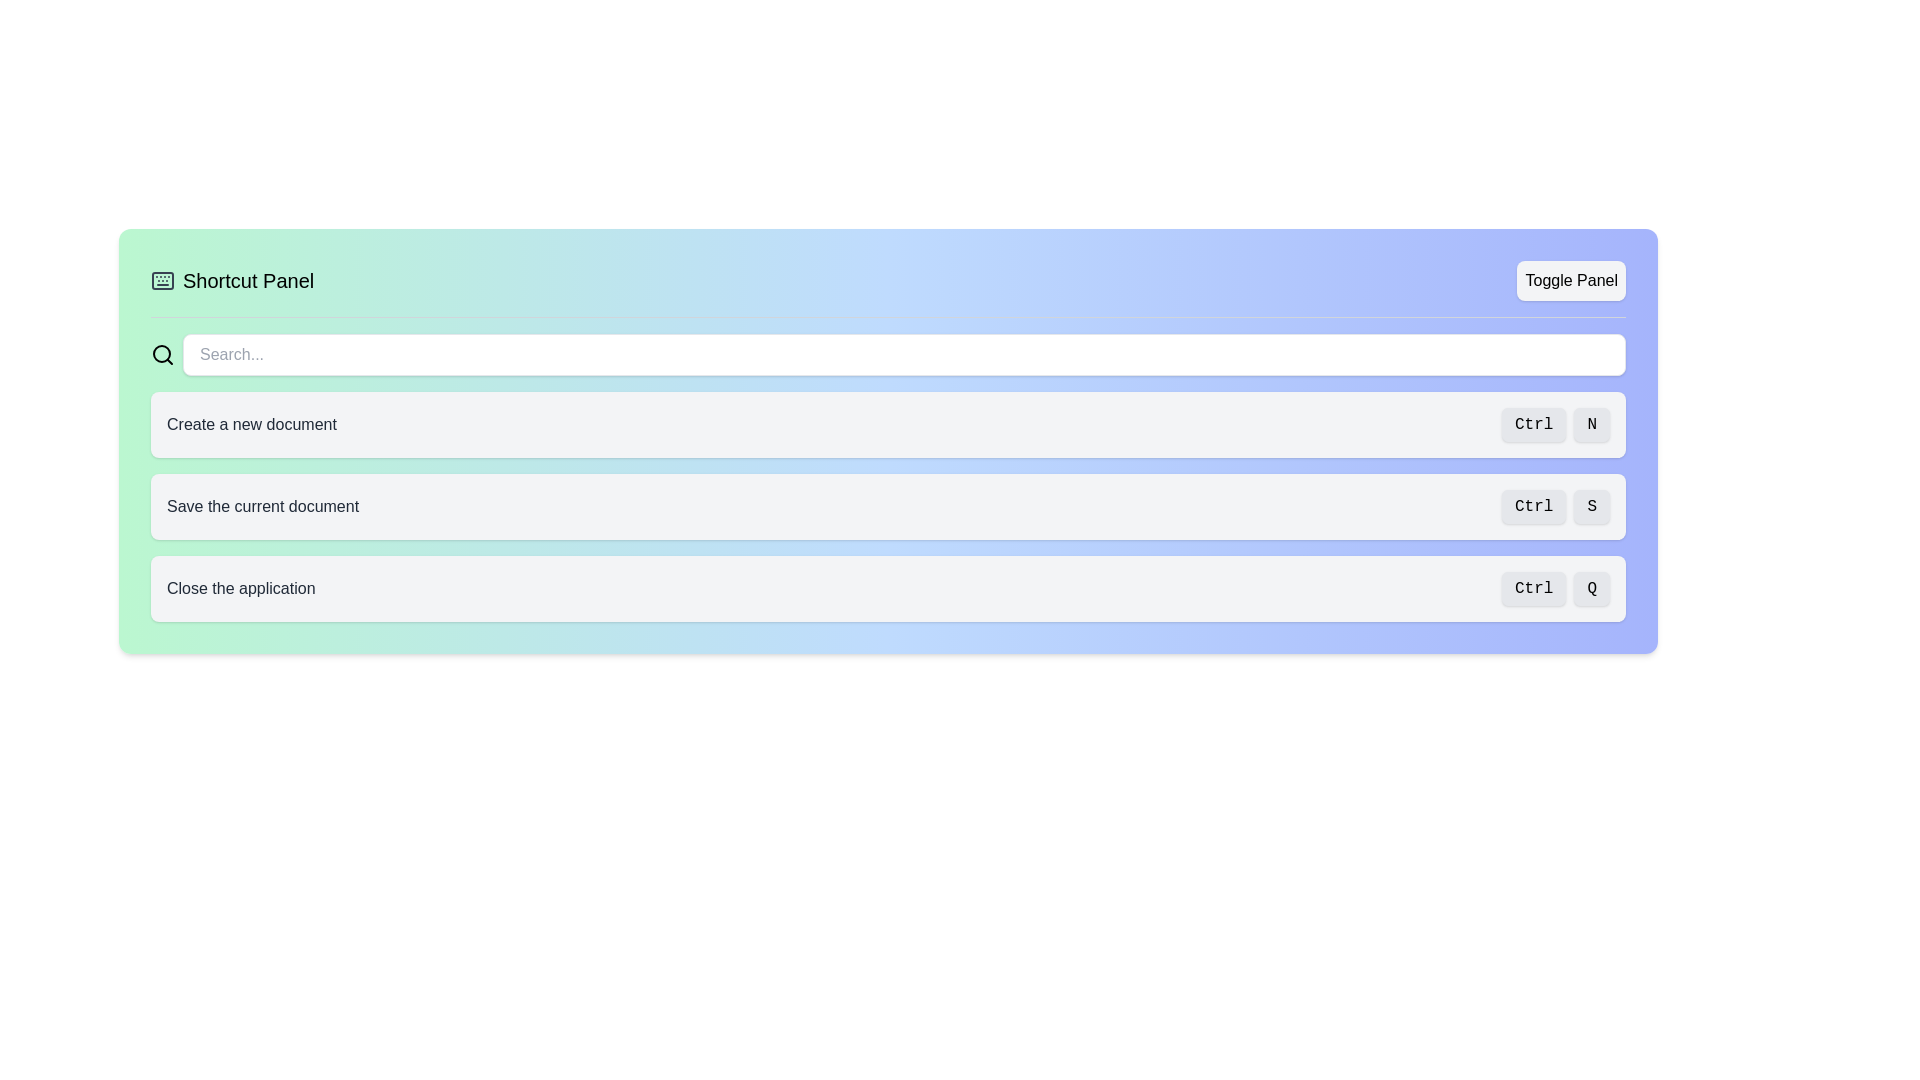 The width and height of the screenshot is (1920, 1080). I want to click on the icon representing a keyboard, which is a small rectangle with rounded corners located on the leftmost side of the toolbar, adjacent to the 'Shortcut Panel' heading, so click(163, 281).